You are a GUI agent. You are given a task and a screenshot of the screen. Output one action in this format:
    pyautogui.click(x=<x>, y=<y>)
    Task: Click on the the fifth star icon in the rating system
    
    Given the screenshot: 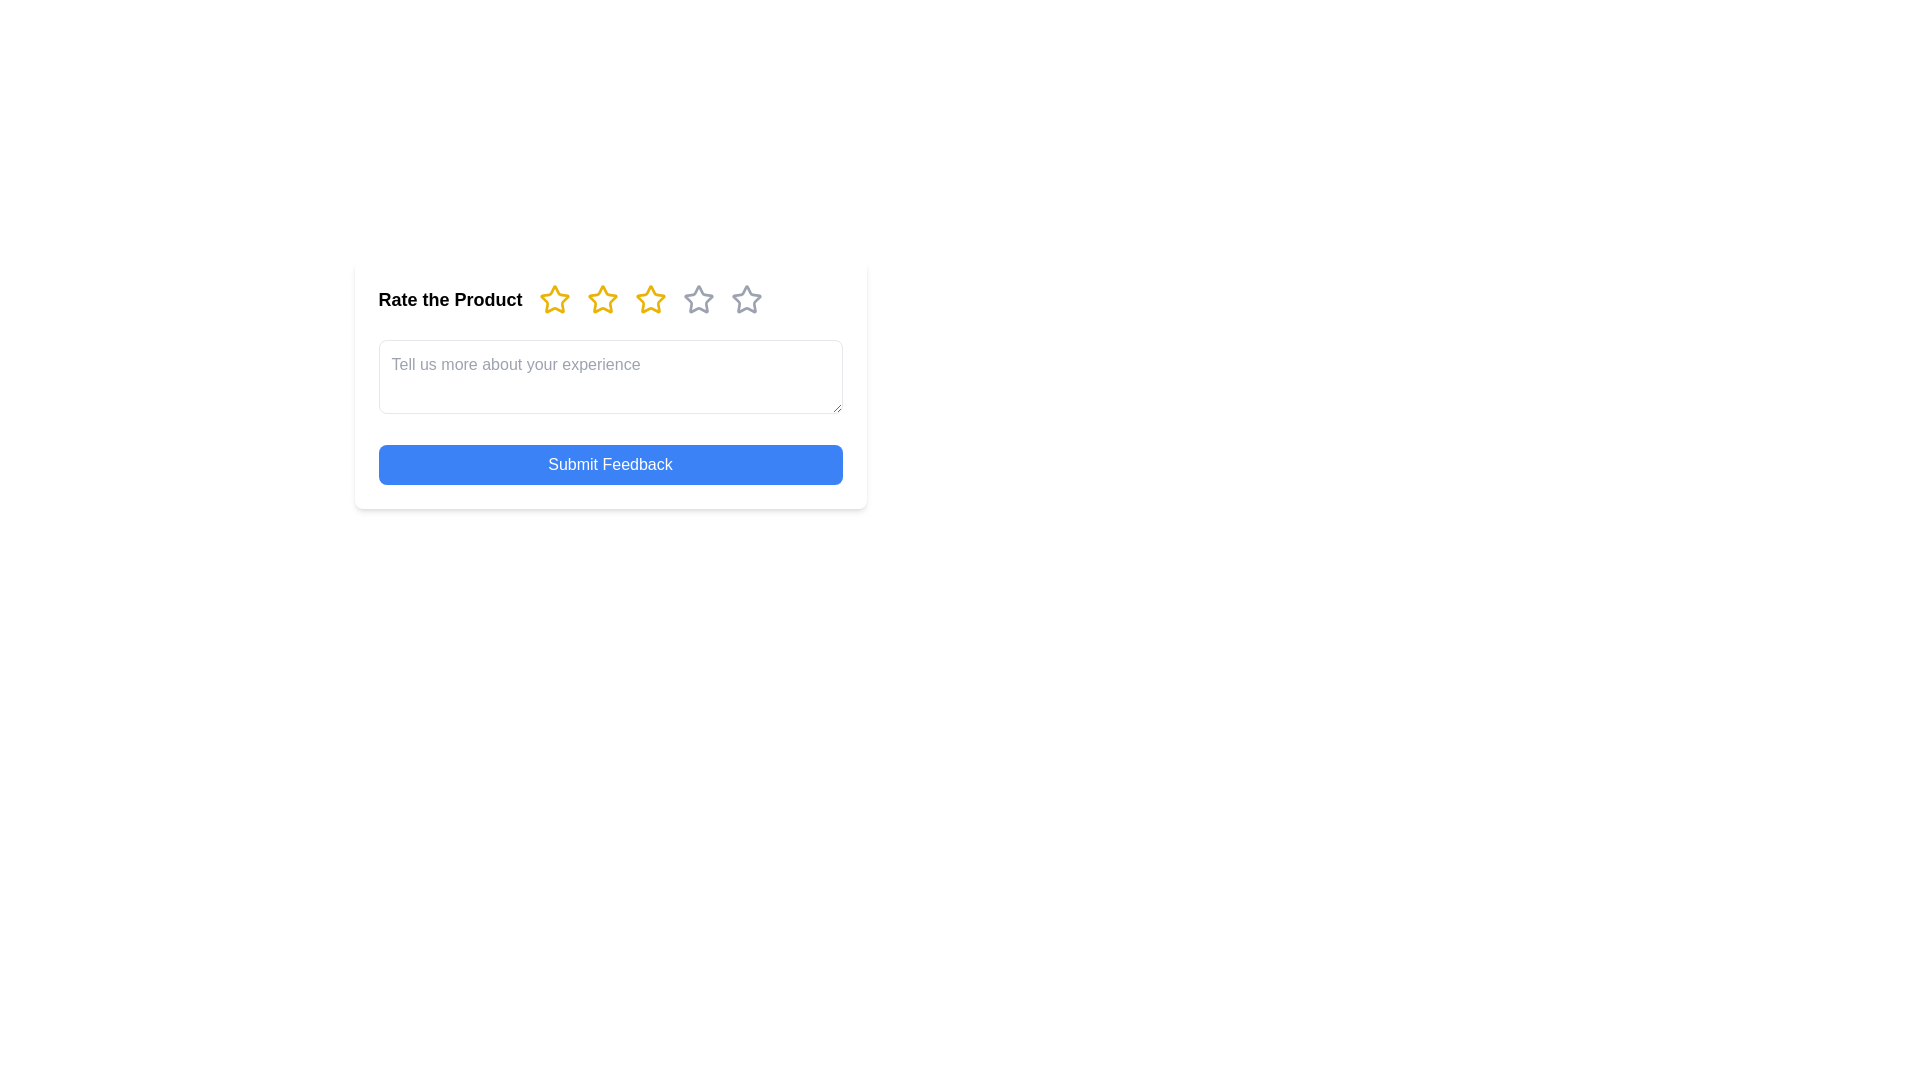 What is the action you would take?
    pyautogui.click(x=745, y=300)
    